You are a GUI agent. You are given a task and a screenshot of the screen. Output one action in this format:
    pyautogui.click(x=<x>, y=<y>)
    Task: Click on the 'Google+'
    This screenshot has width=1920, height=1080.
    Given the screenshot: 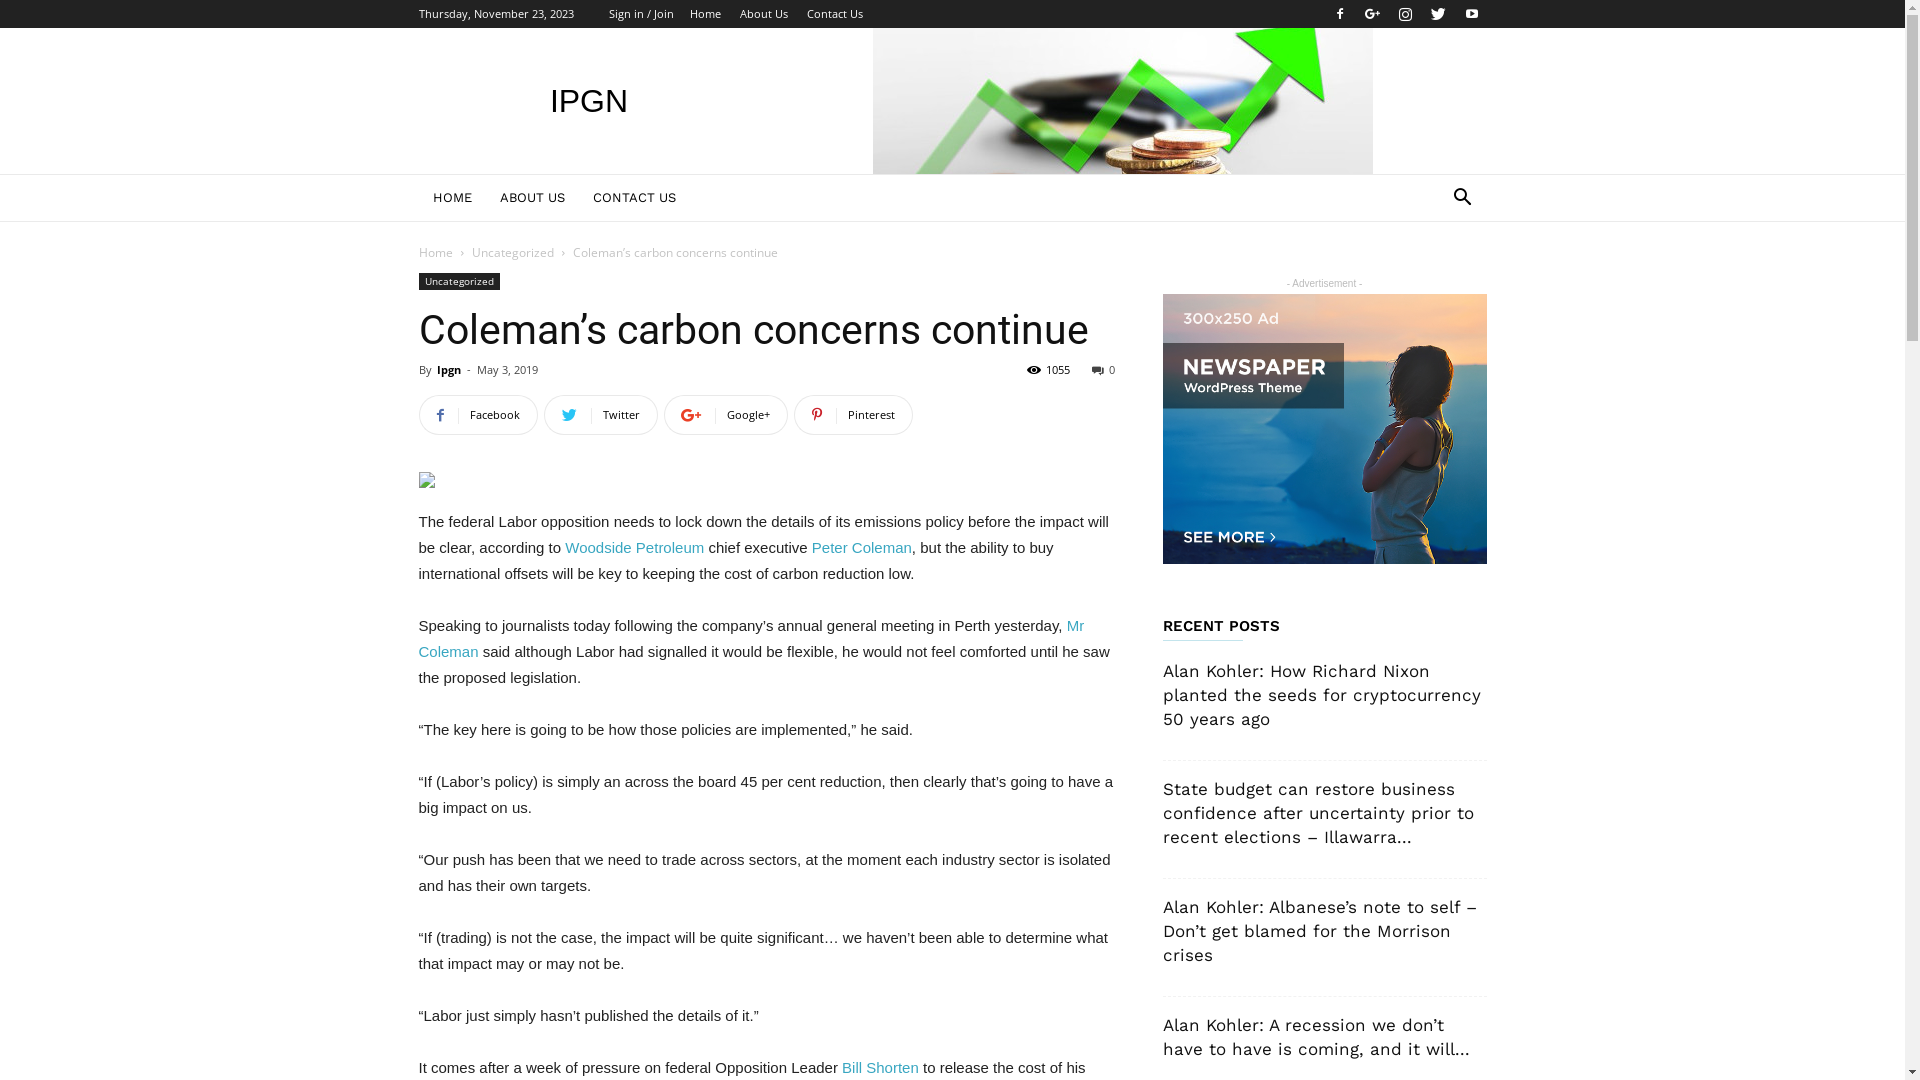 What is the action you would take?
    pyautogui.click(x=724, y=414)
    